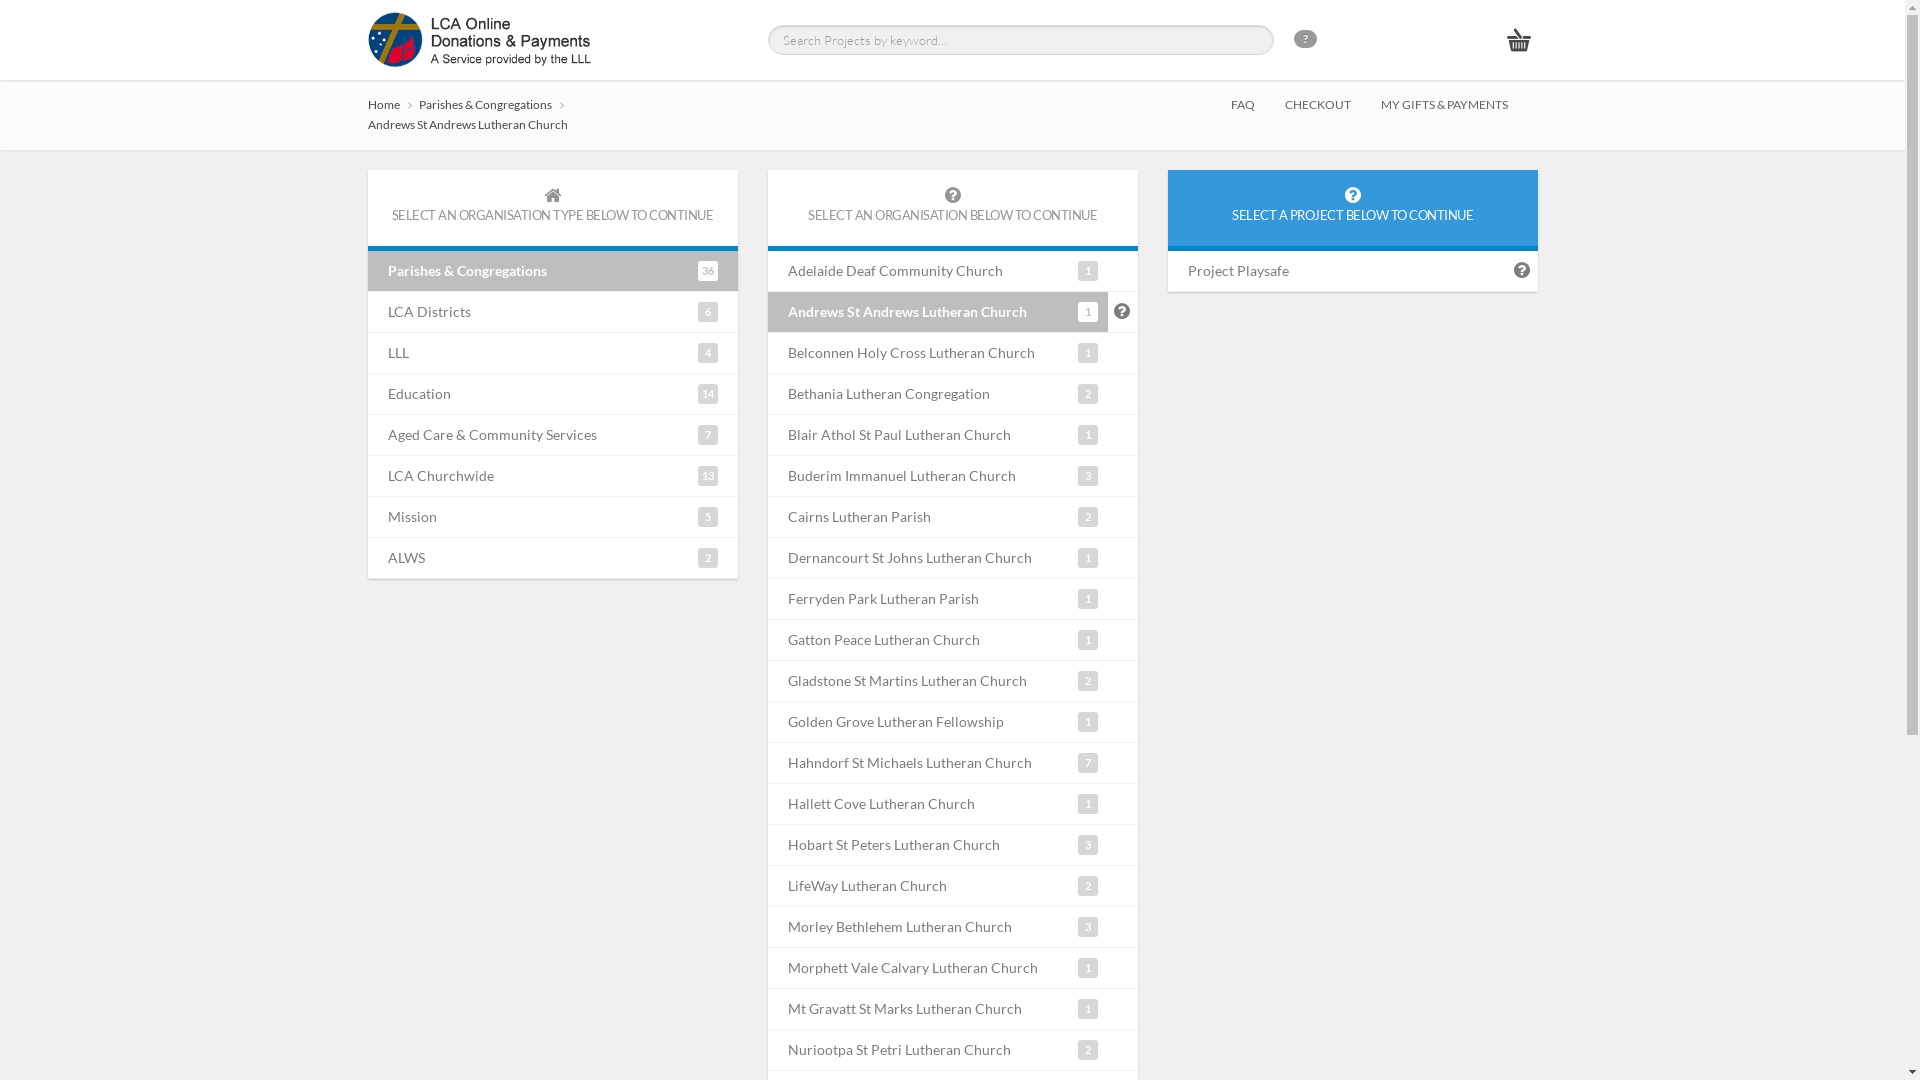 The image size is (1920, 1080). Describe the element at coordinates (936, 721) in the screenshot. I see `'1` at that location.